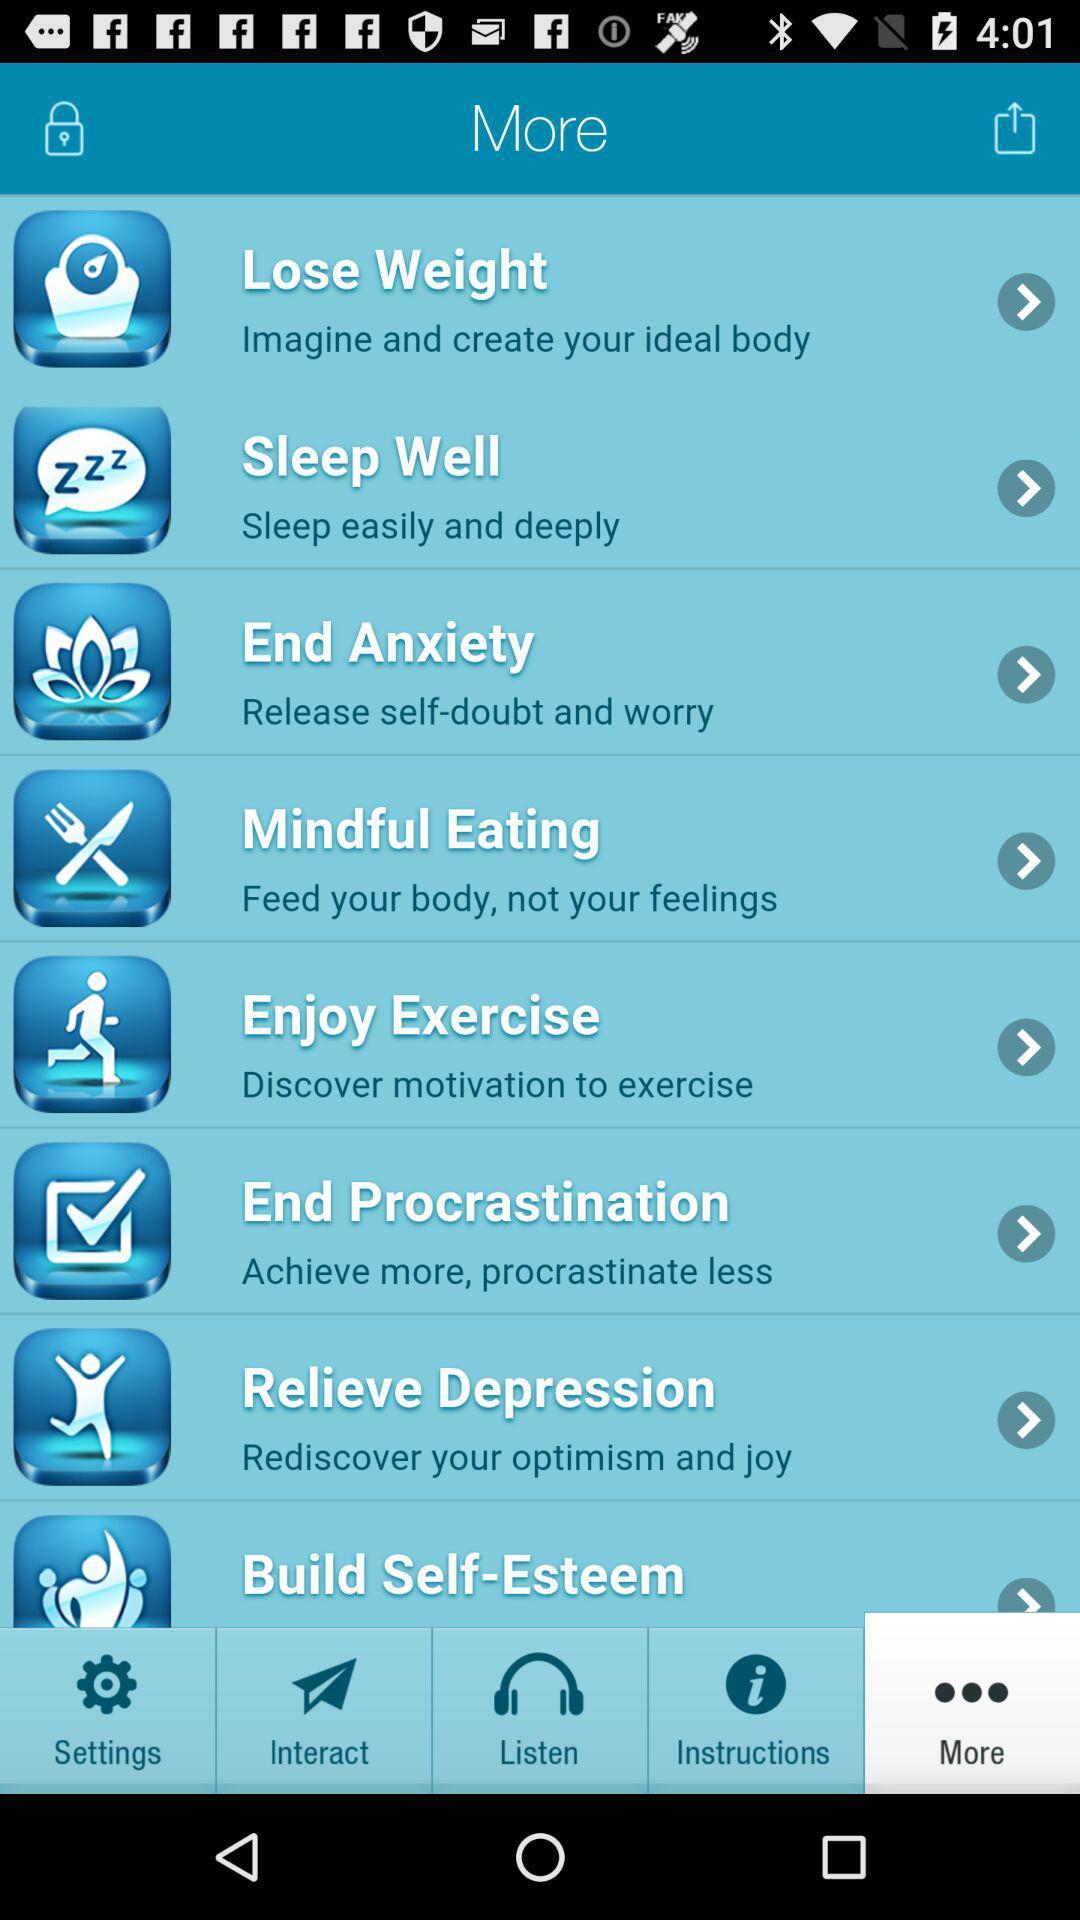 Image resolution: width=1080 pixels, height=1920 pixels. What do you see at coordinates (323, 1701) in the screenshot?
I see `interact button` at bounding box center [323, 1701].